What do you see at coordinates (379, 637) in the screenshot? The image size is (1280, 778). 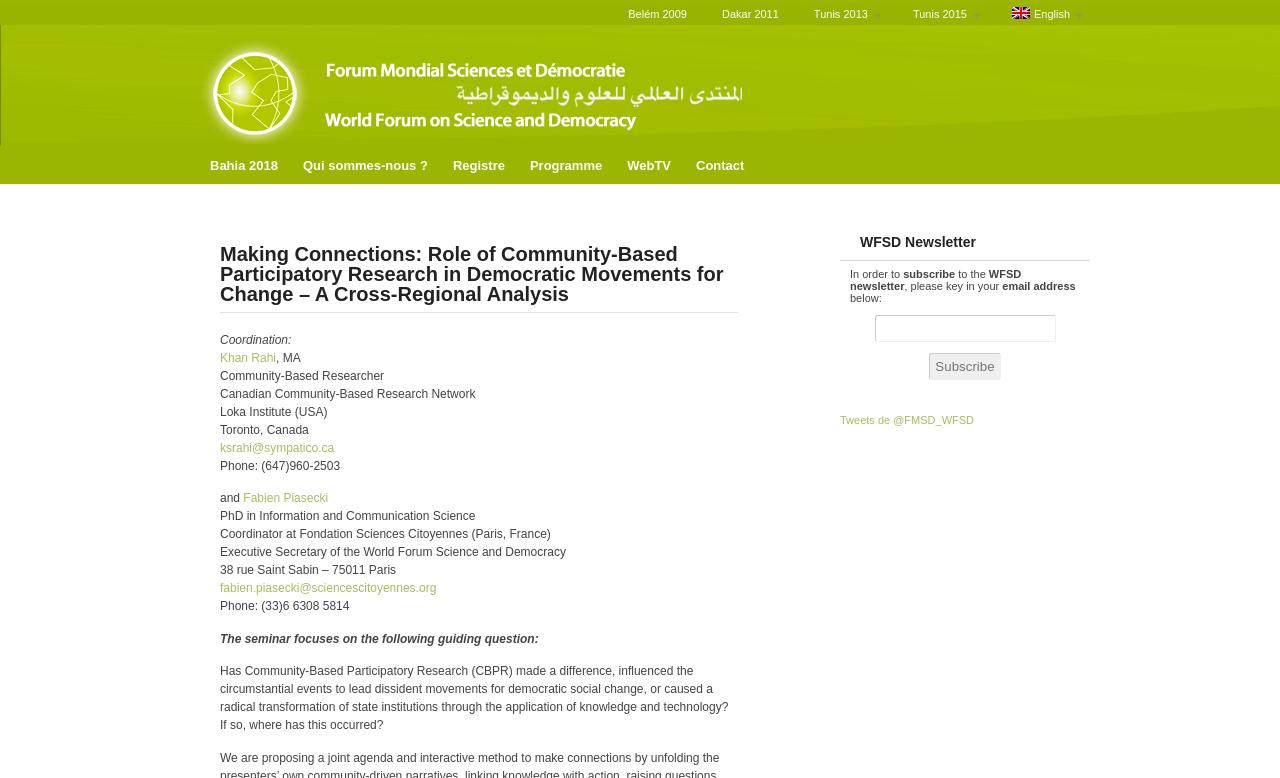 I see `'The seminar focuses on the following guiding question:'` at bounding box center [379, 637].